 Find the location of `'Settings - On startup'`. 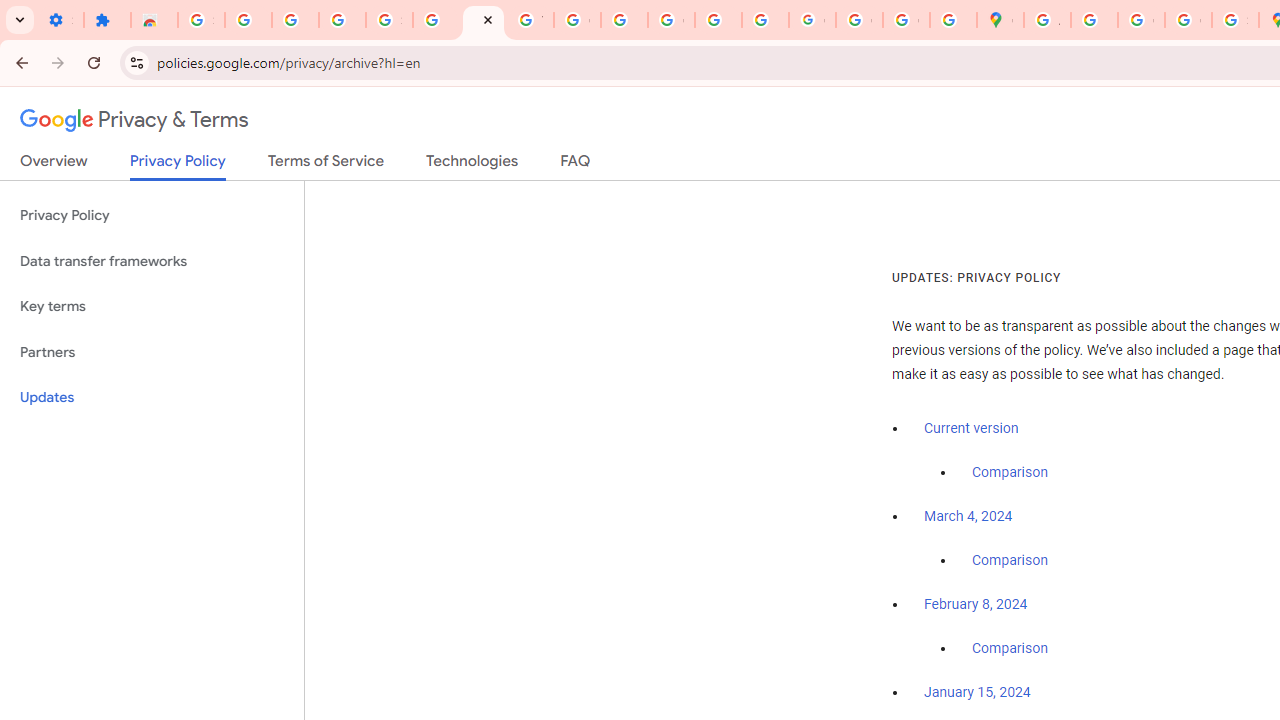

'Settings - On startup' is located at coordinates (60, 20).